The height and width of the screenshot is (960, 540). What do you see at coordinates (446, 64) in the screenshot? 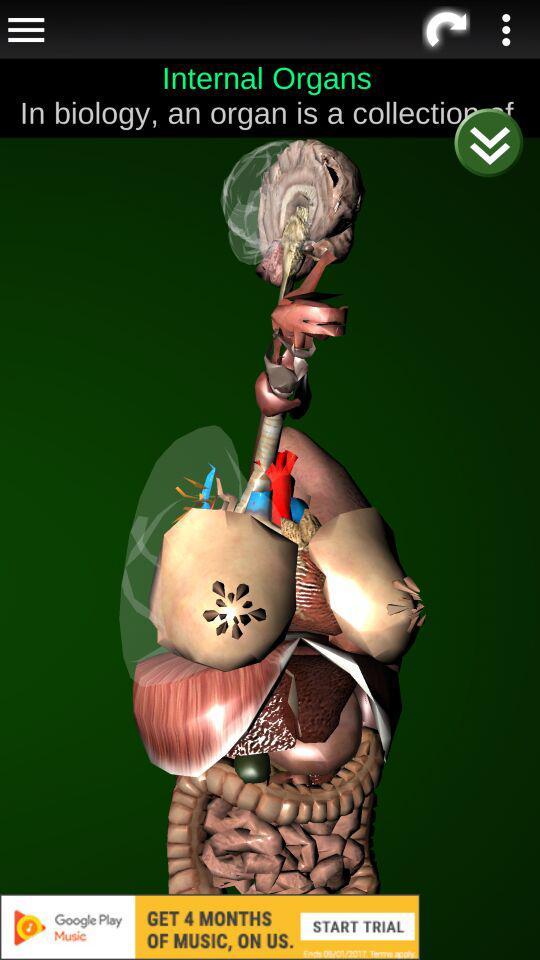
I see `the settings icon` at bounding box center [446, 64].